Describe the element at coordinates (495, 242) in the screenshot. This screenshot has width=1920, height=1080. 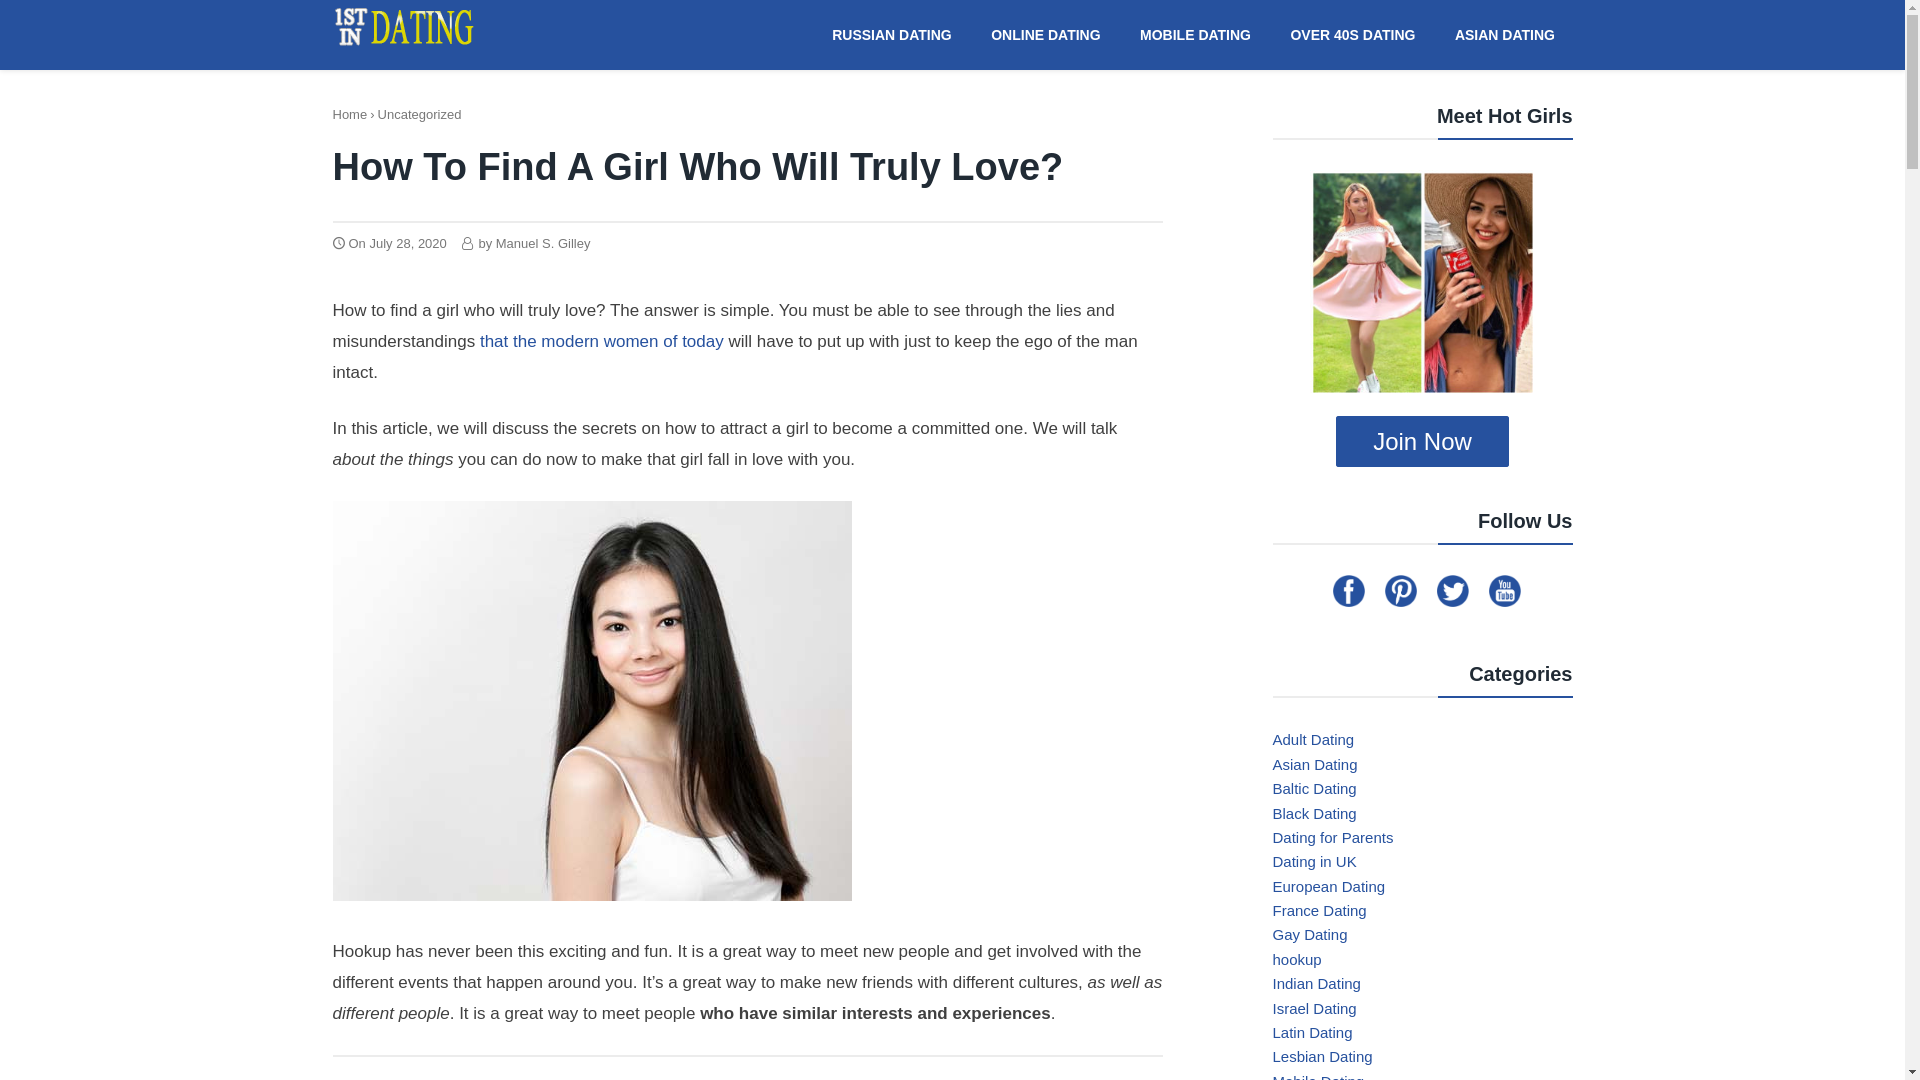
I see `'Manuel S. Gilley'` at that location.